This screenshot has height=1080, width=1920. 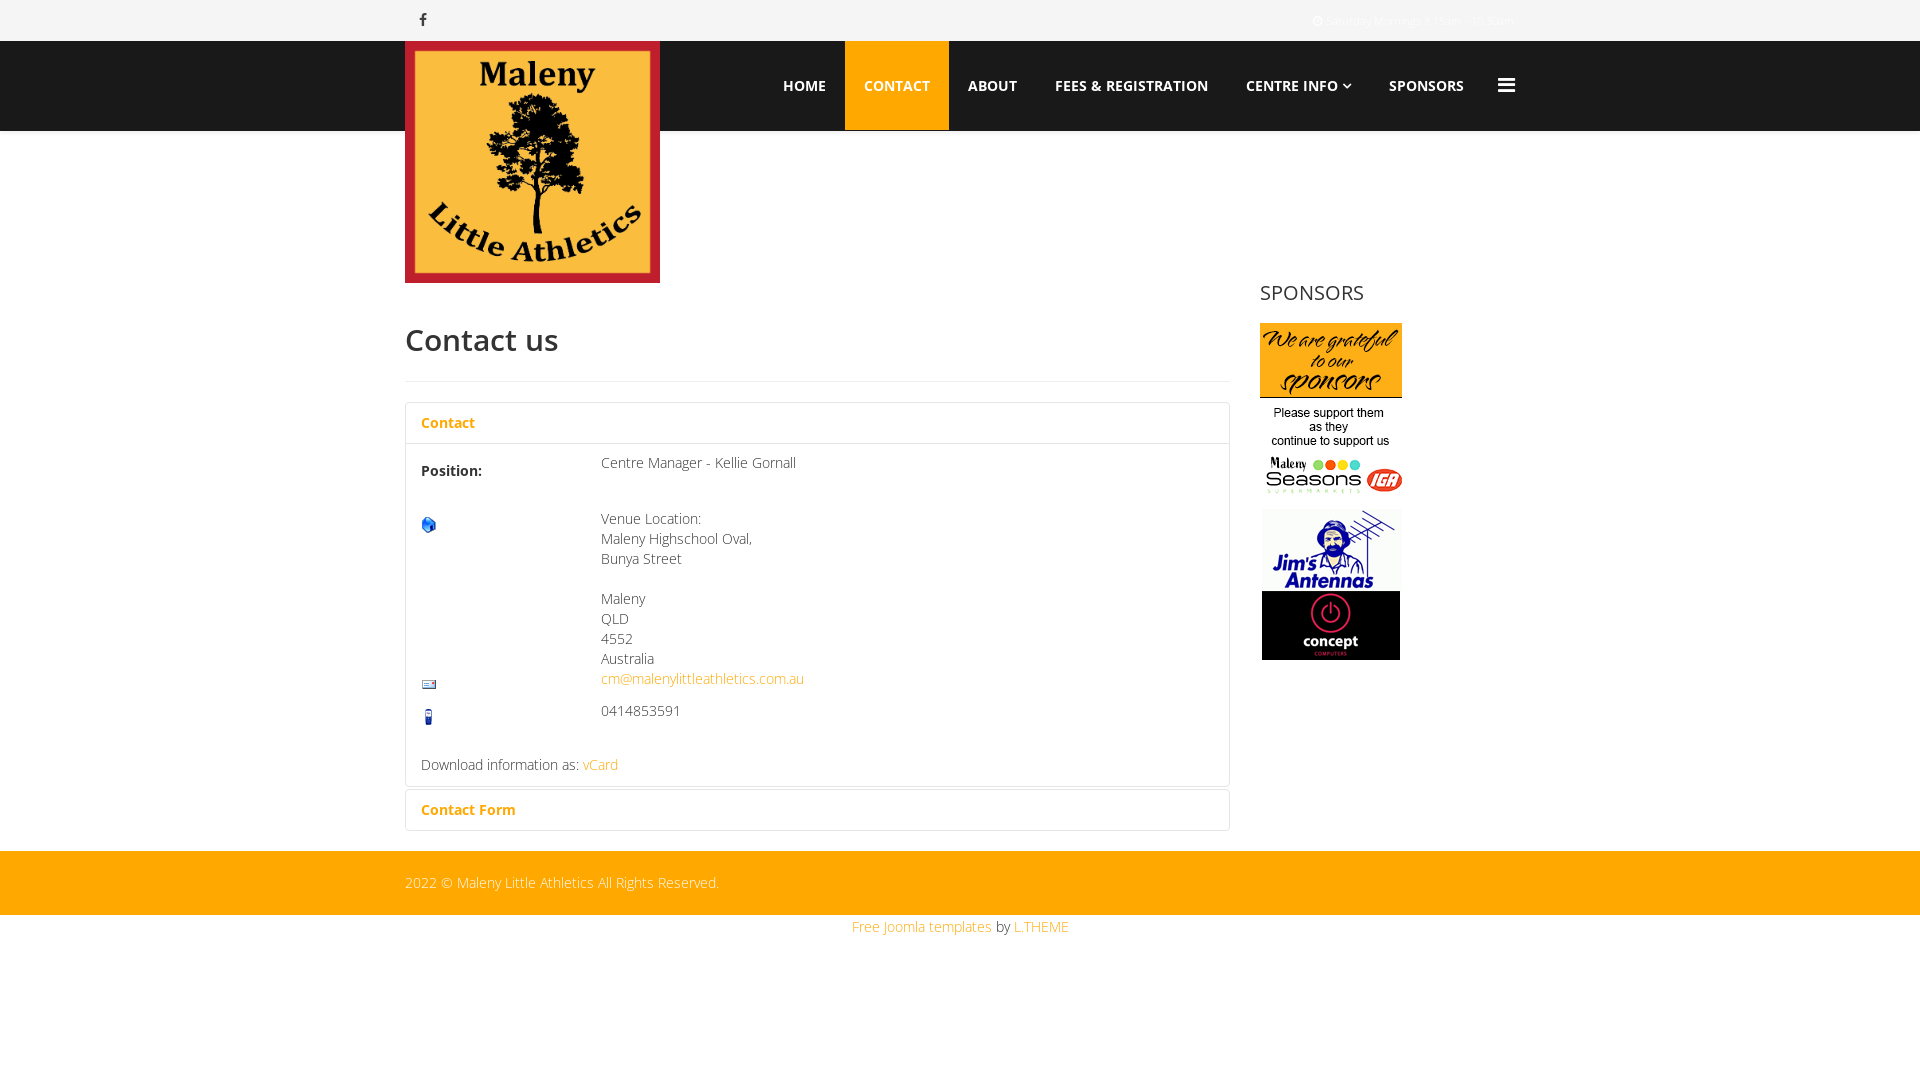 What do you see at coordinates (920, 926) in the screenshot?
I see `'Free Joomla templates'` at bounding box center [920, 926].